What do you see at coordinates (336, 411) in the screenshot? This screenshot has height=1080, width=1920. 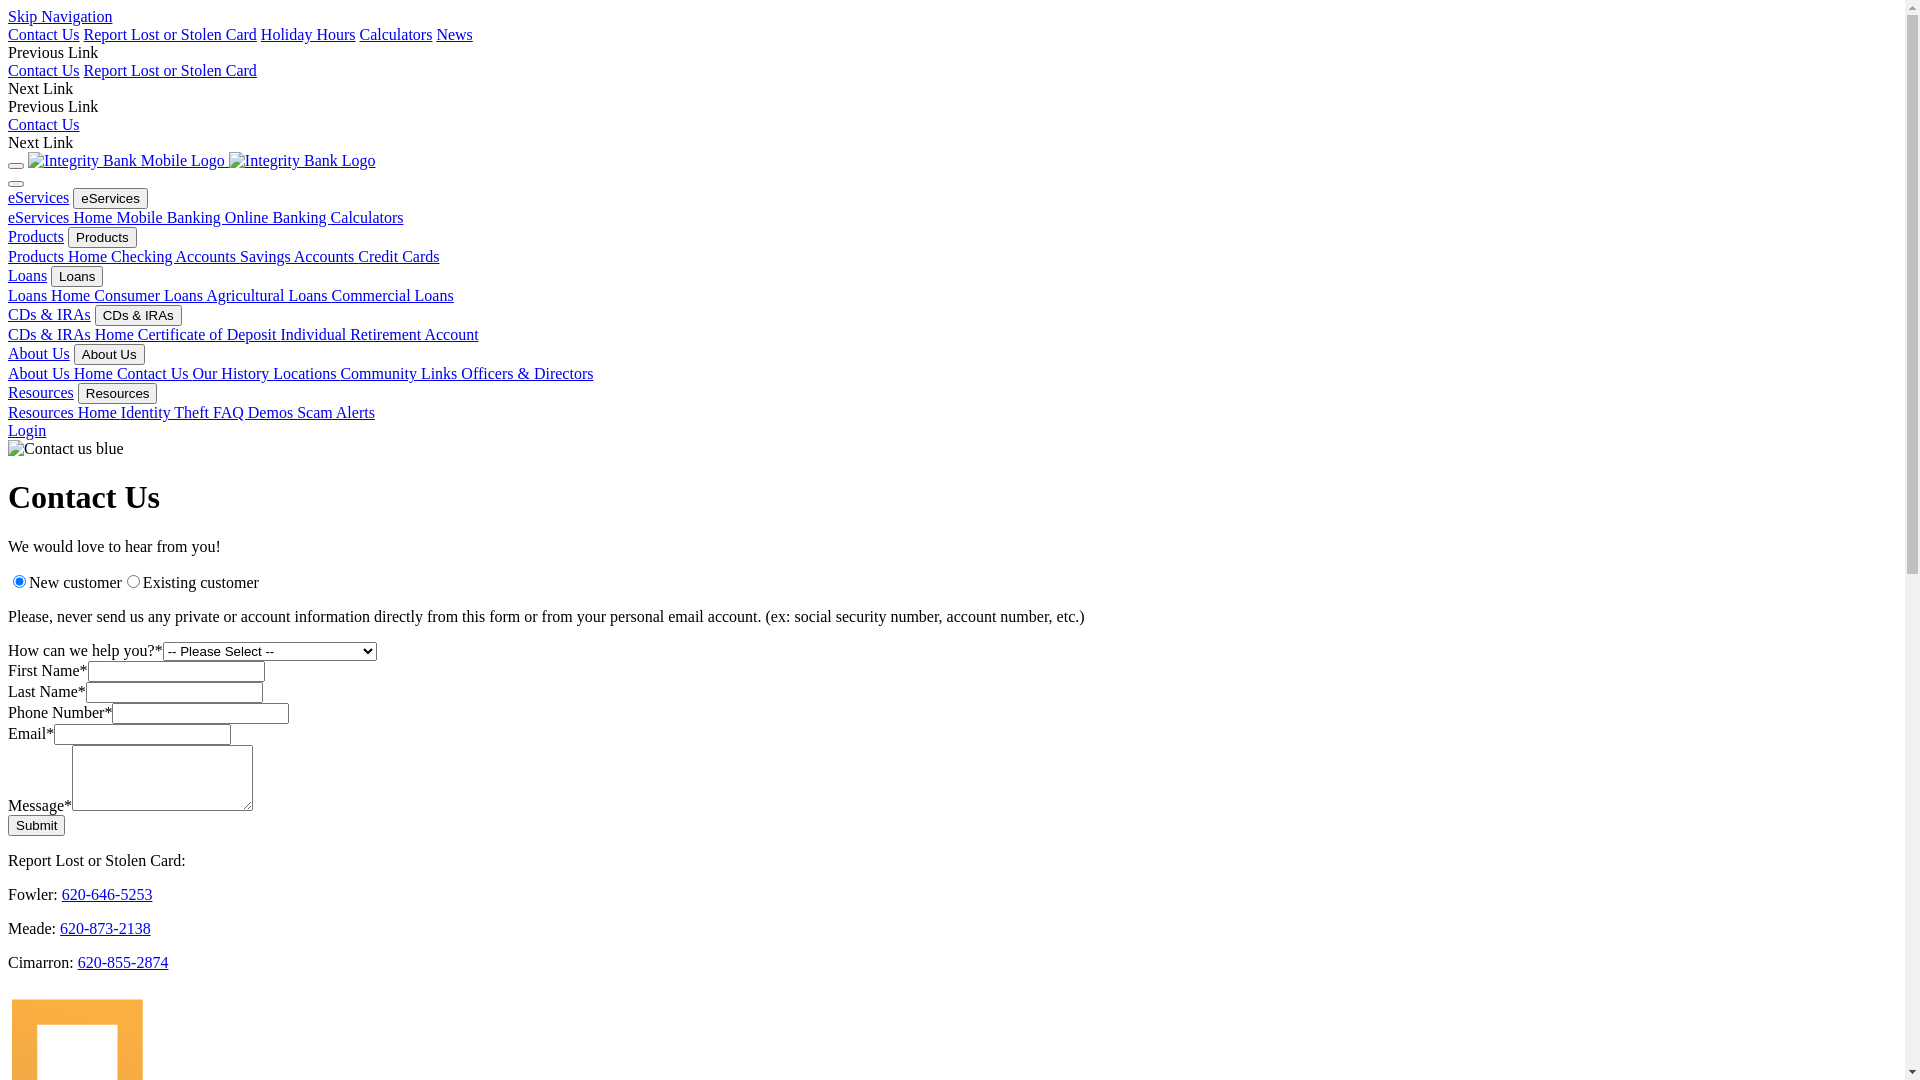 I see `'Scam Alerts'` at bounding box center [336, 411].